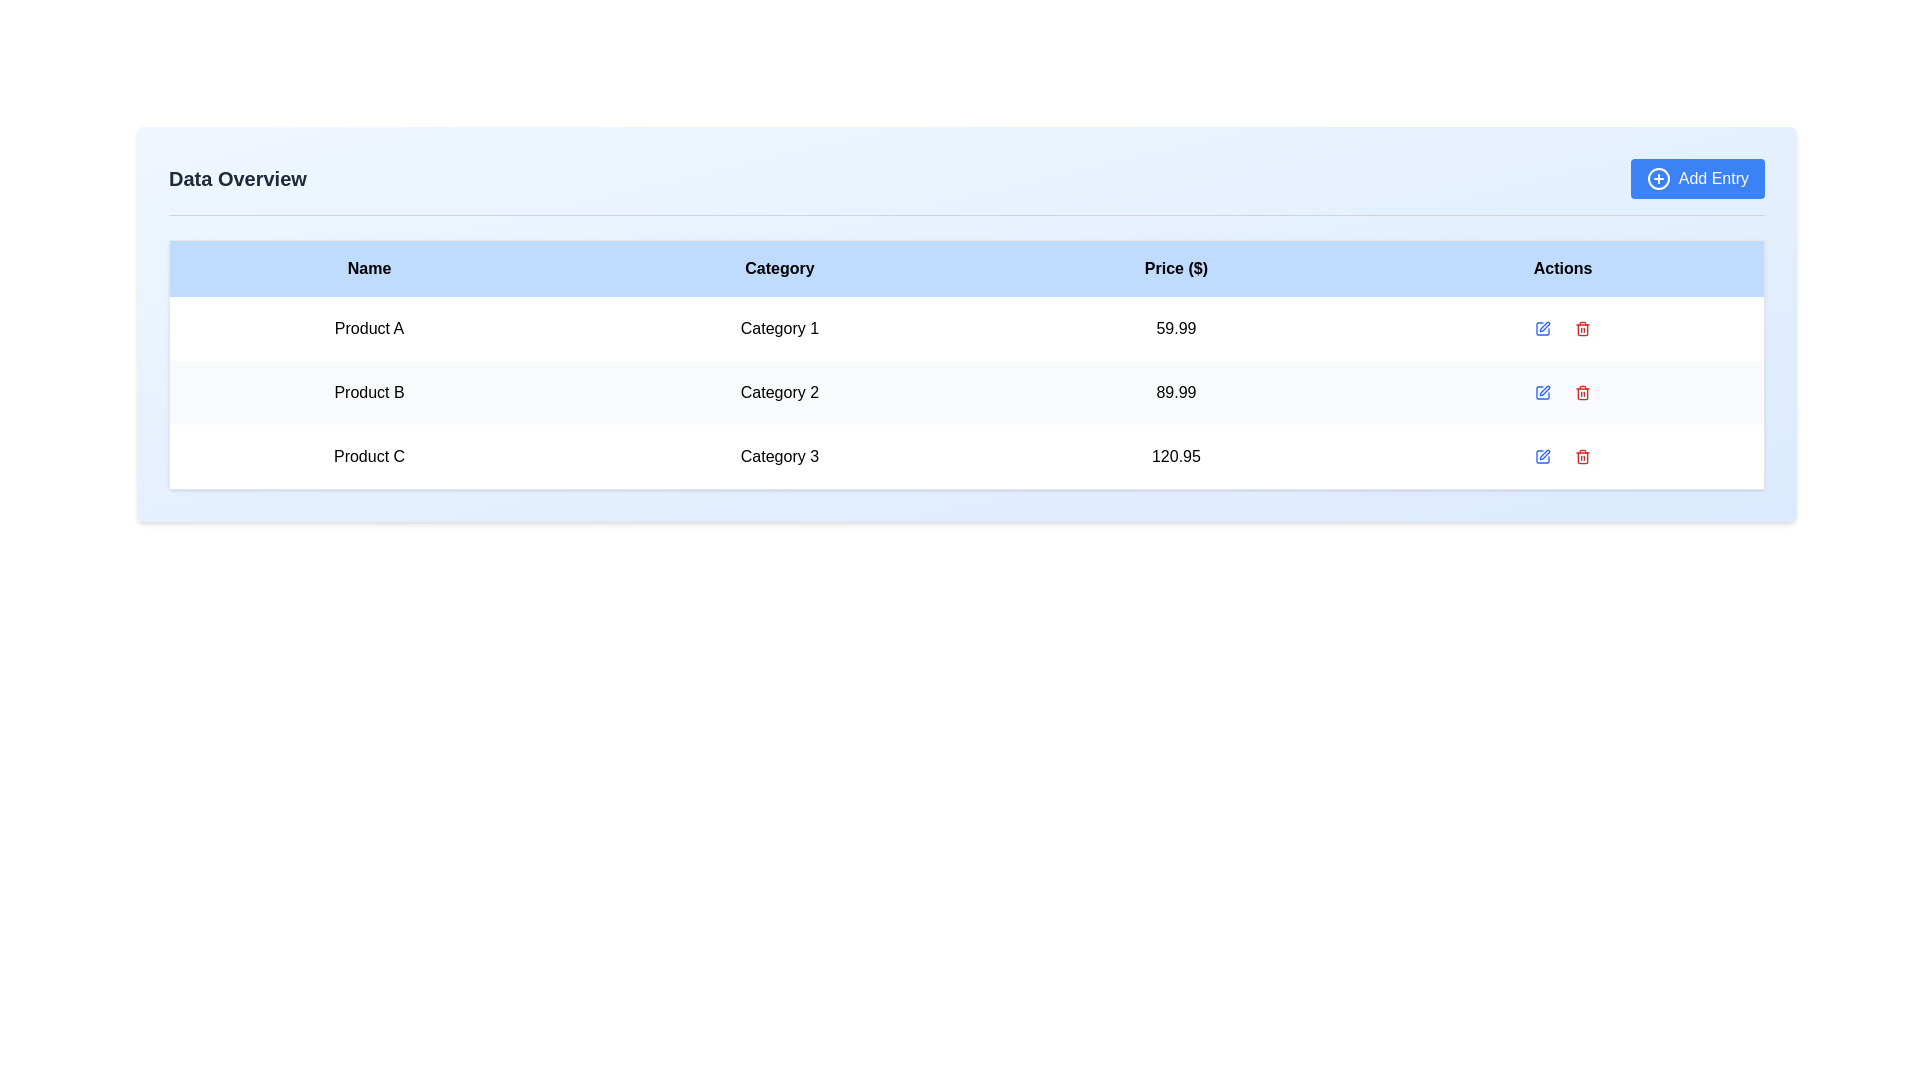 This screenshot has height=1080, width=1920. What do you see at coordinates (1176, 267) in the screenshot?
I see `'Price ($)' Table Column Header, which is the third column header in the table, displayed in bold black text on a light blue background` at bounding box center [1176, 267].